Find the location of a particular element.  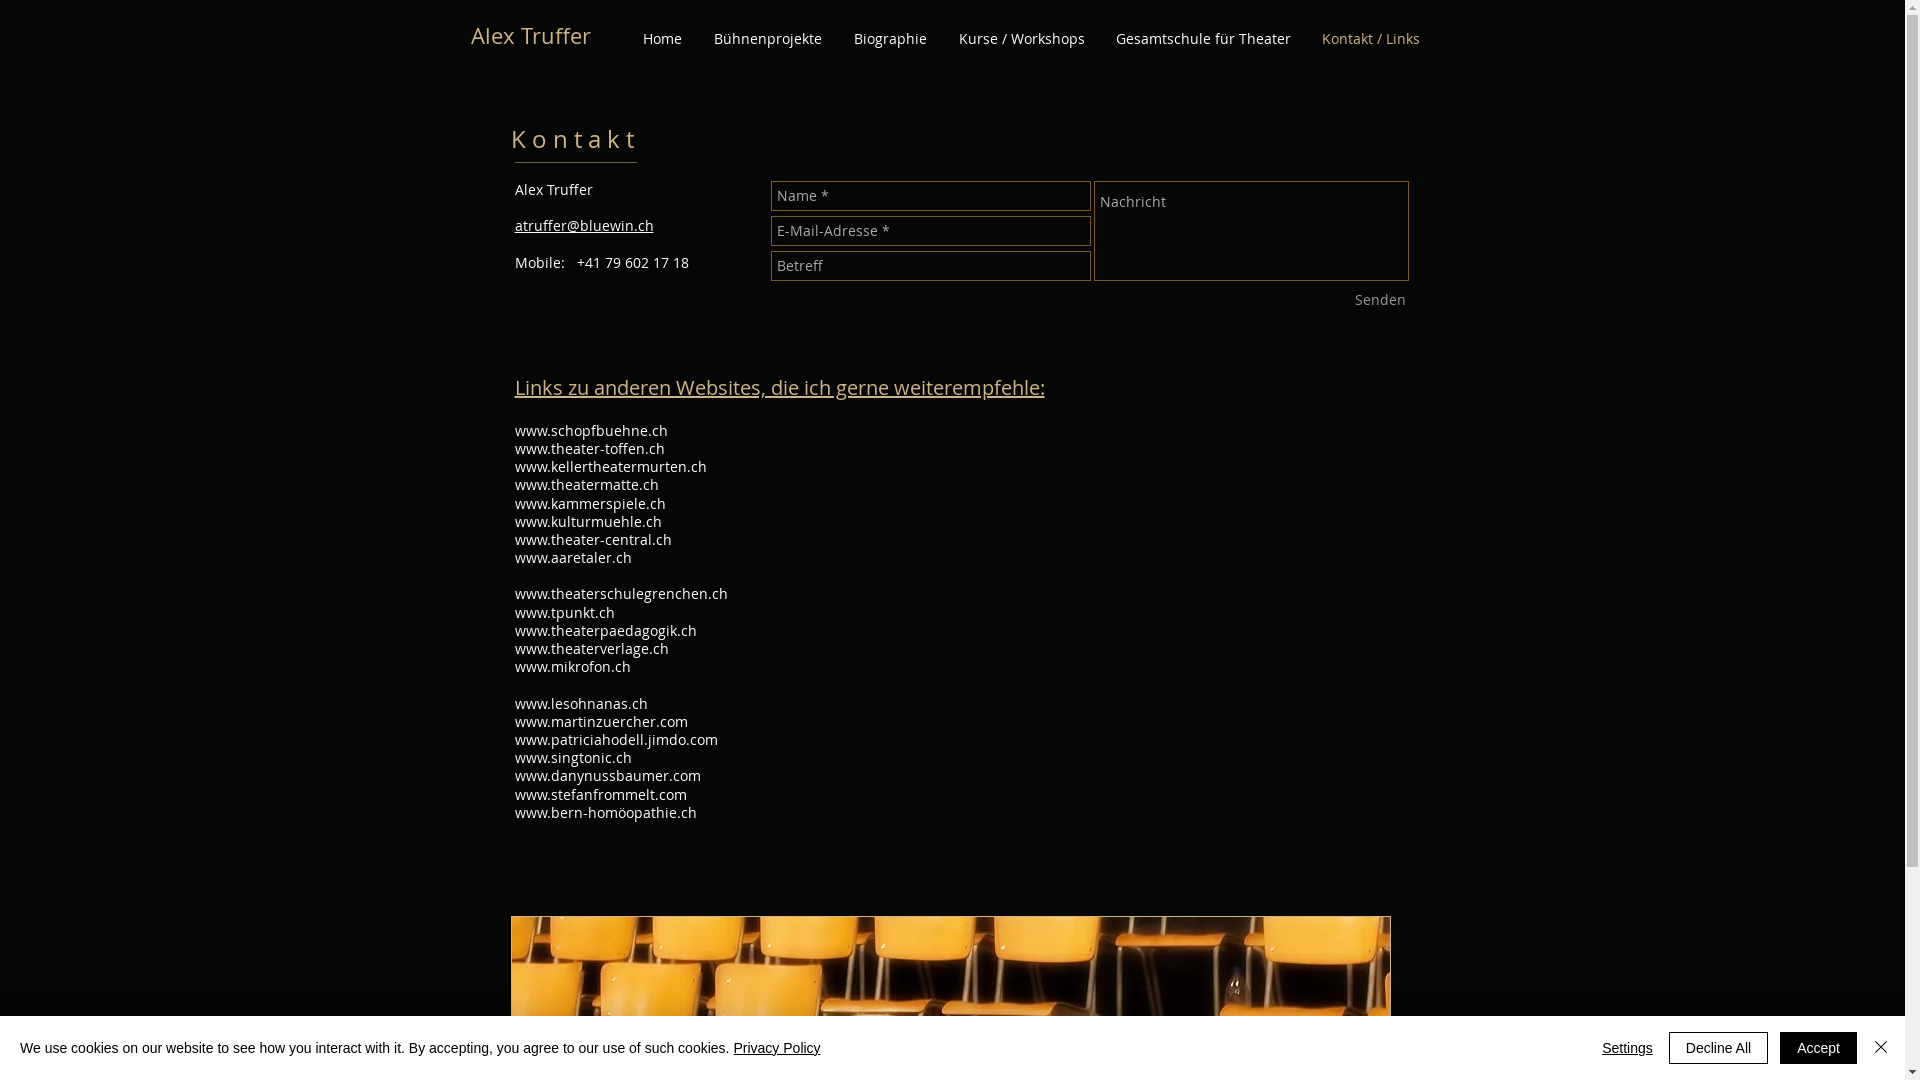

'Senden' is located at coordinates (1379, 300).